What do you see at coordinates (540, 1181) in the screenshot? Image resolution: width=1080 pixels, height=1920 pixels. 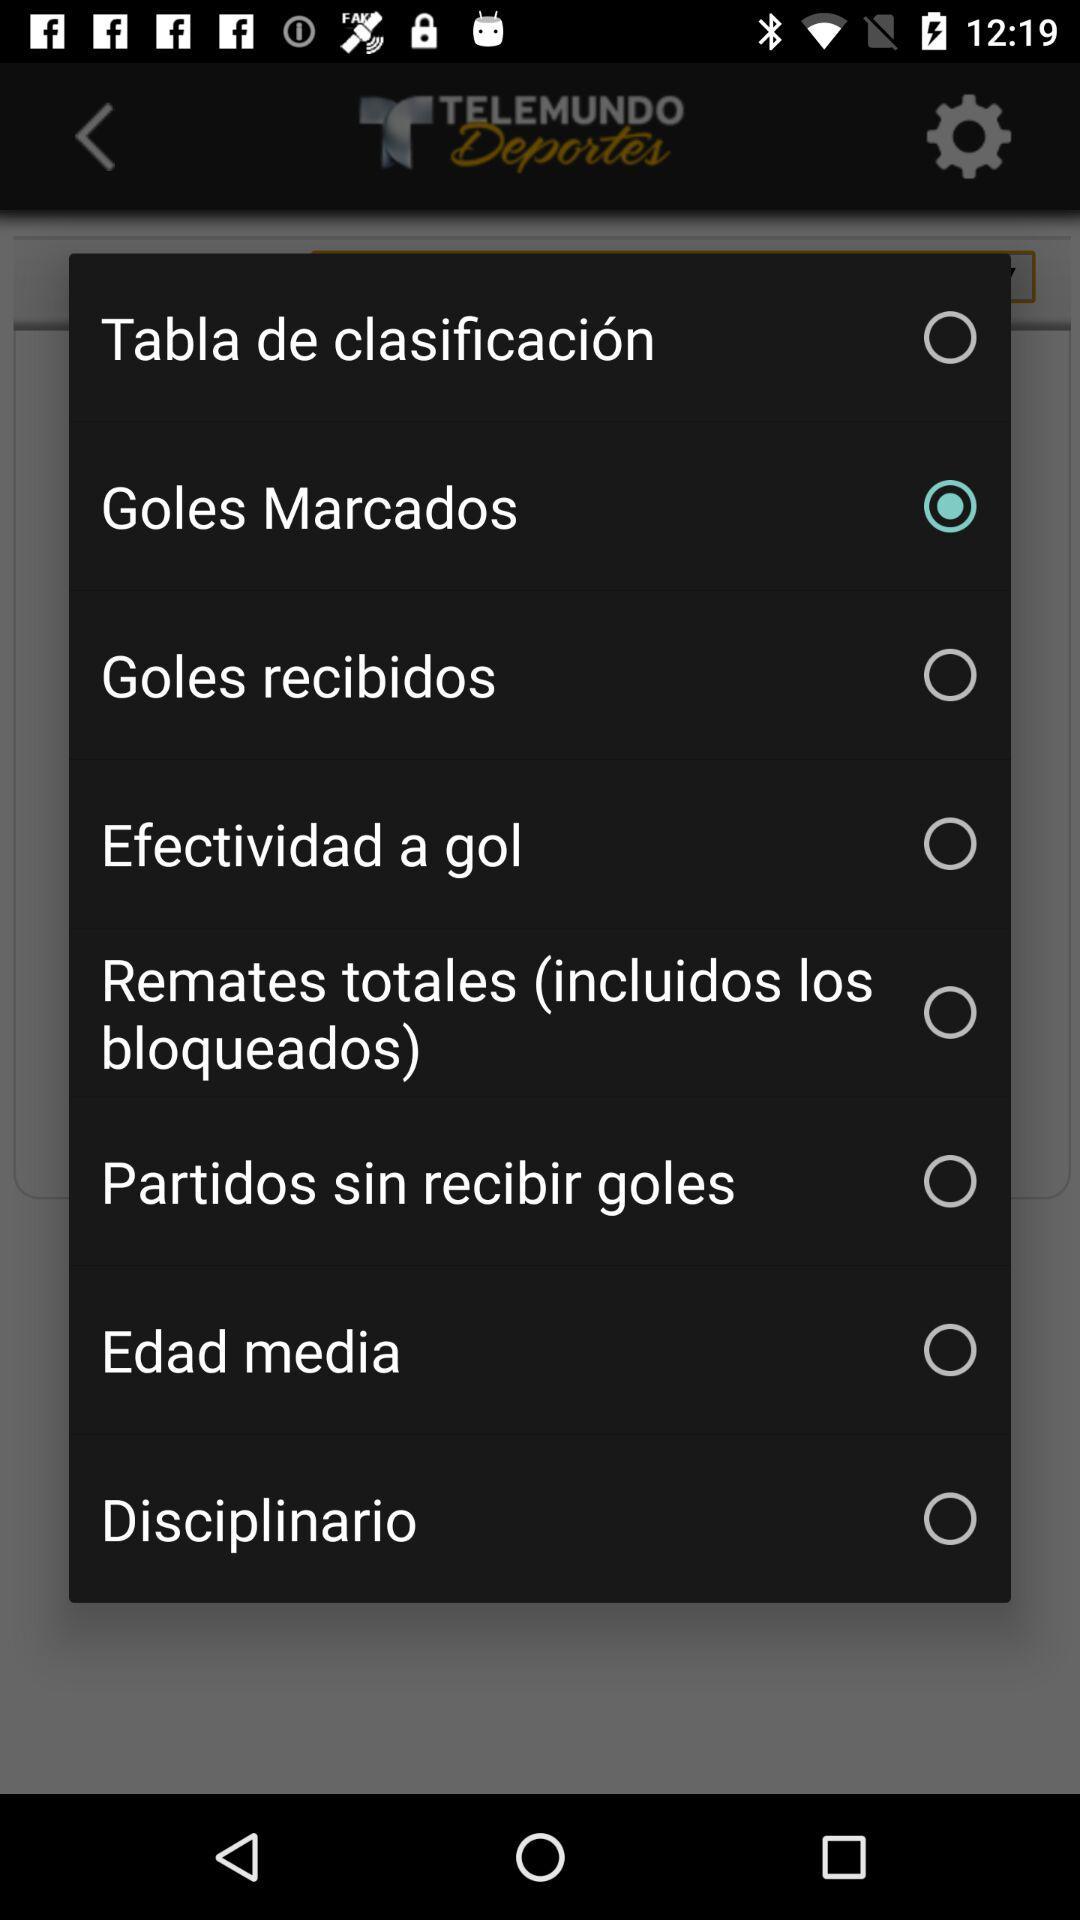 I see `icon below the remates totales incluidos item` at bounding box center [540, 1181].